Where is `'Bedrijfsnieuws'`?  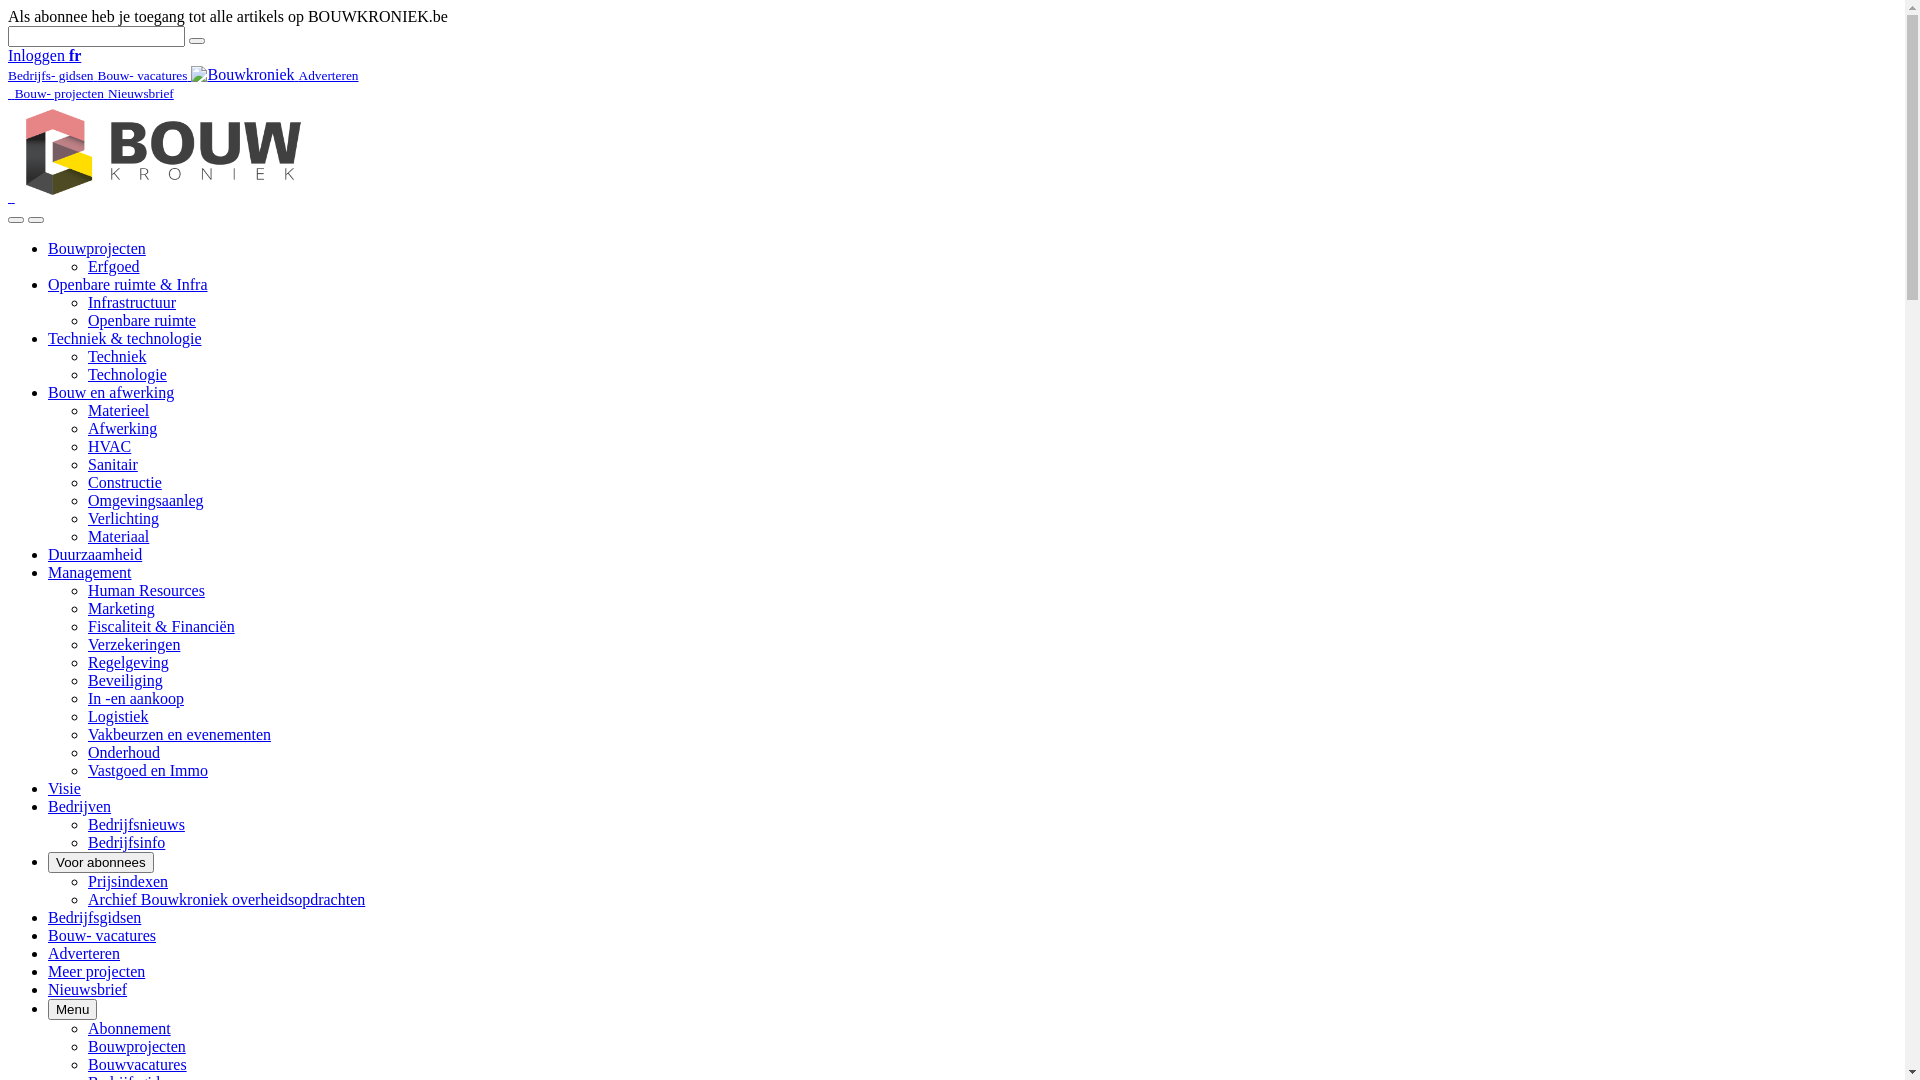
'Bedrijfsnieuws' is located at coordinates (135, 824).